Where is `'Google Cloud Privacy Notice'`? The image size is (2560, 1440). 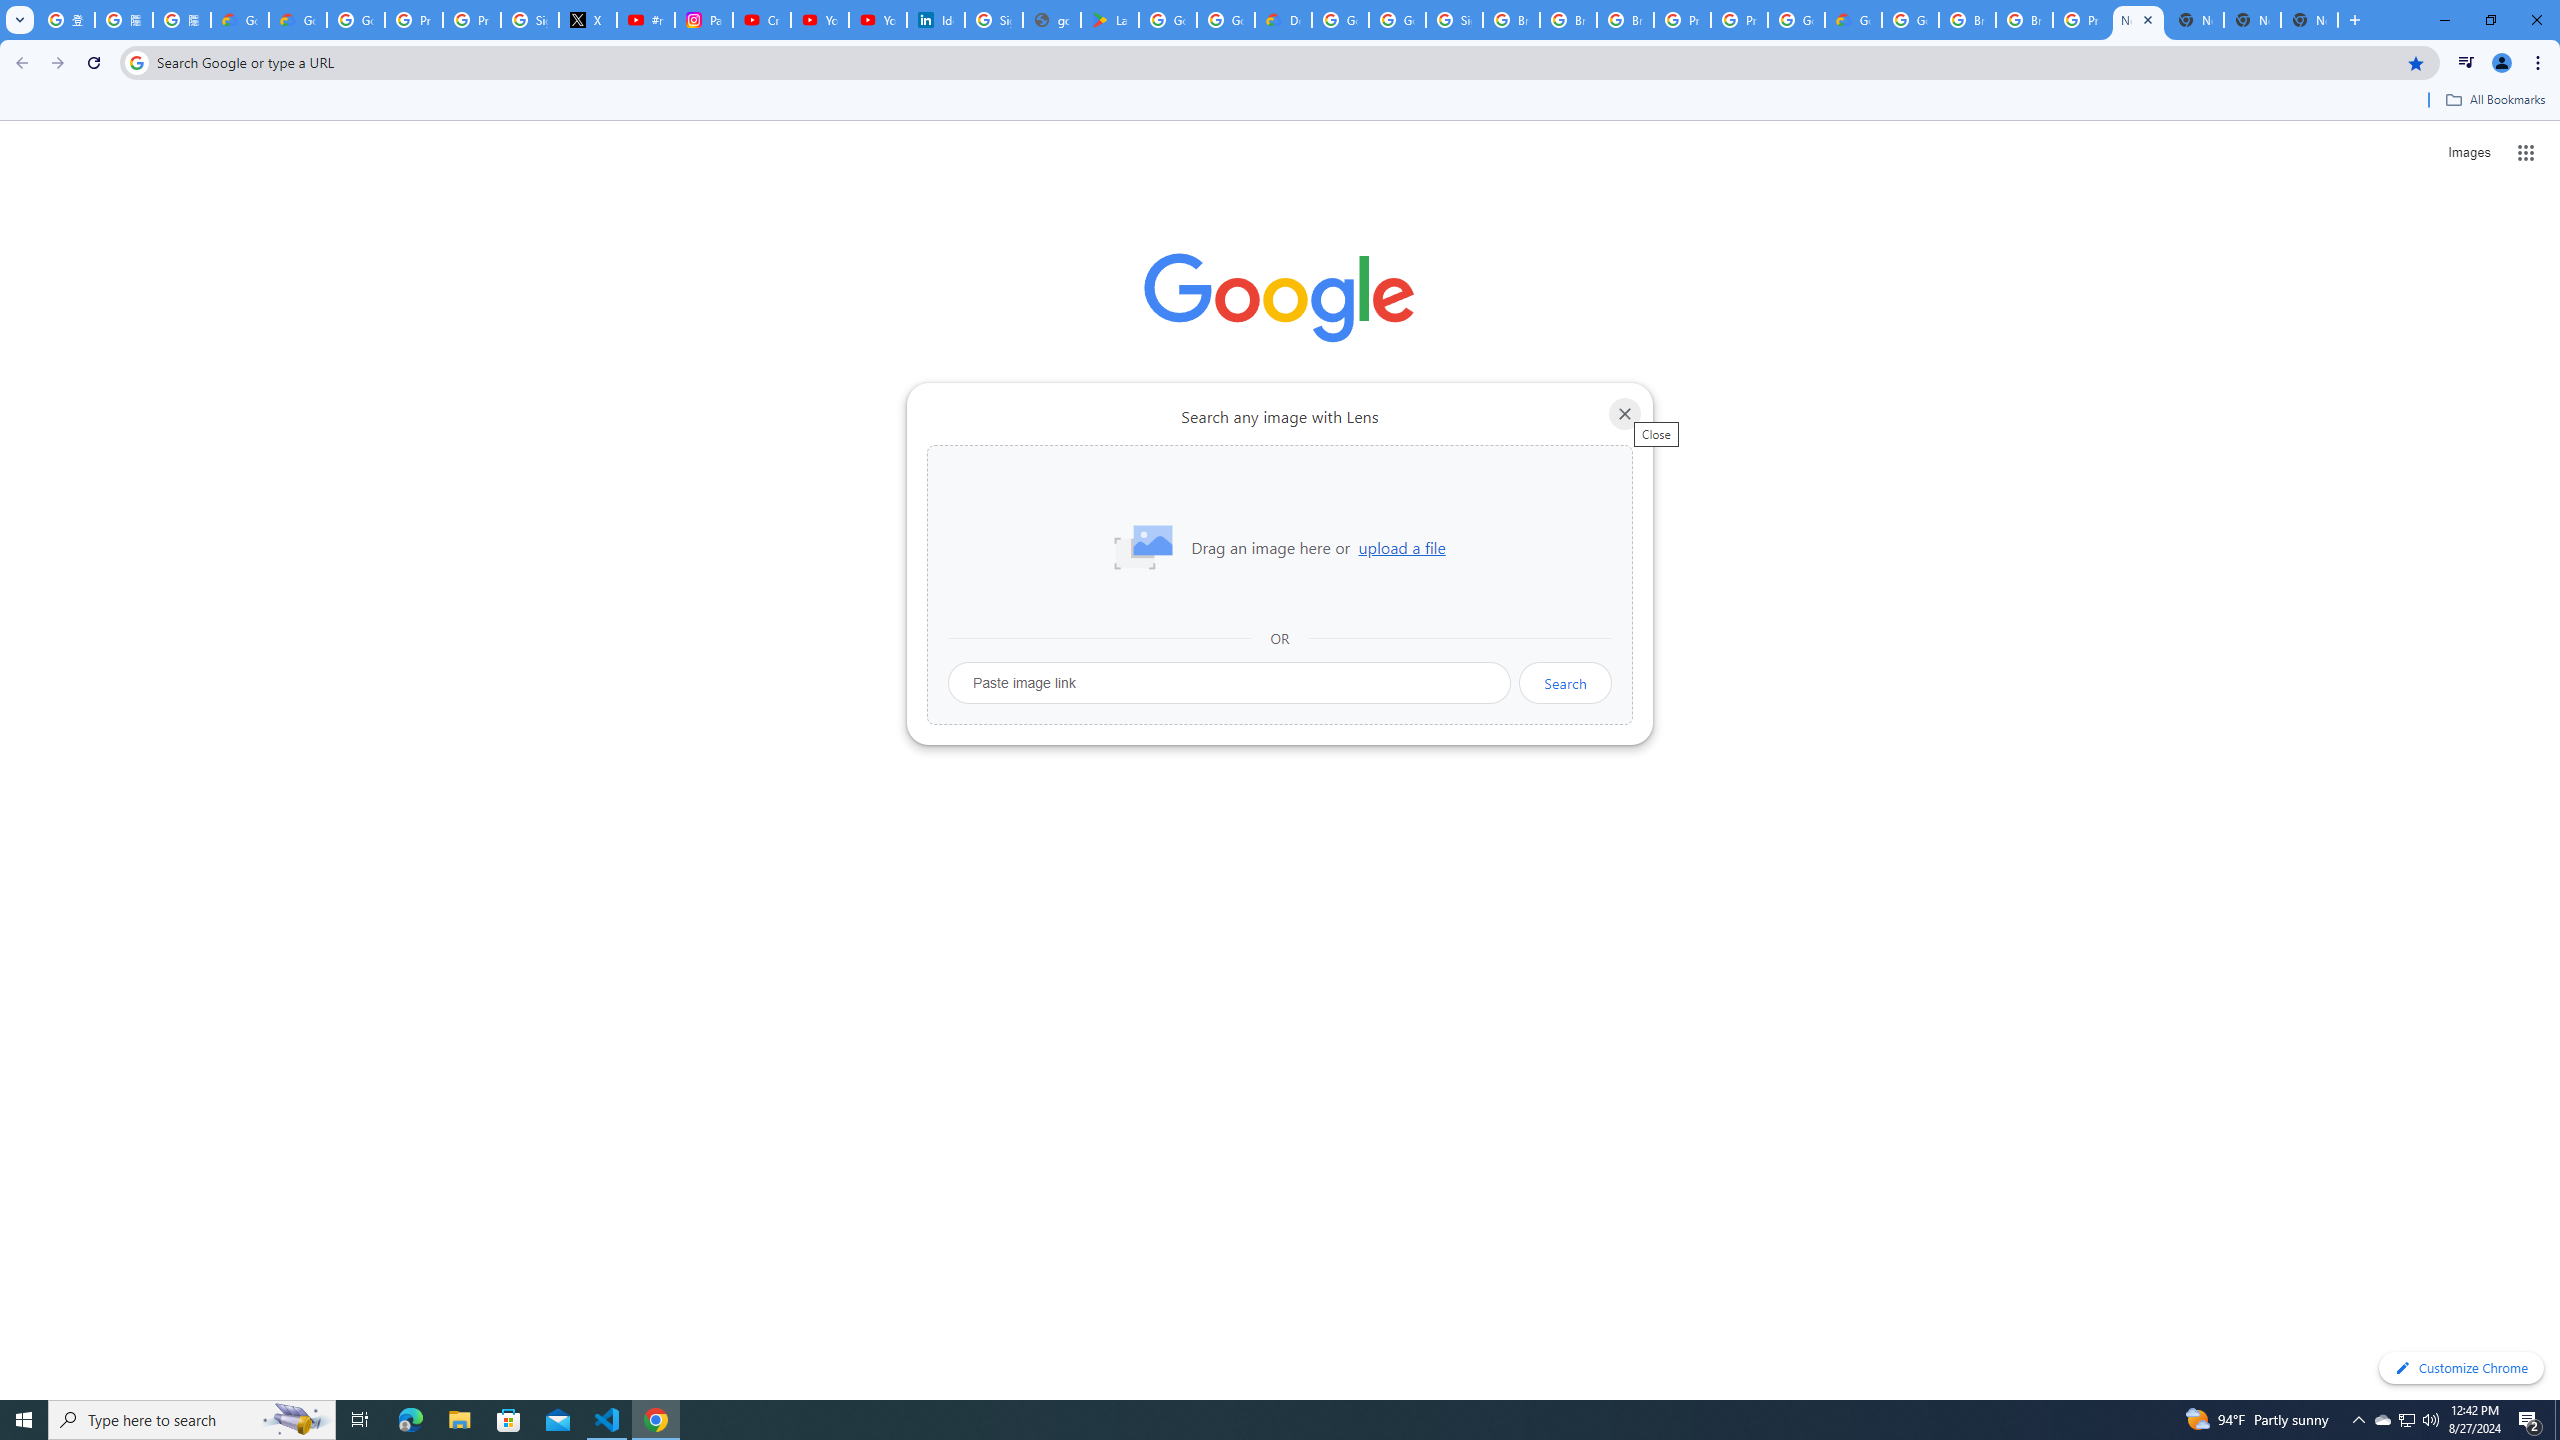
'Google Cloud Privacy Notice' is located at coordinates (297, 19).